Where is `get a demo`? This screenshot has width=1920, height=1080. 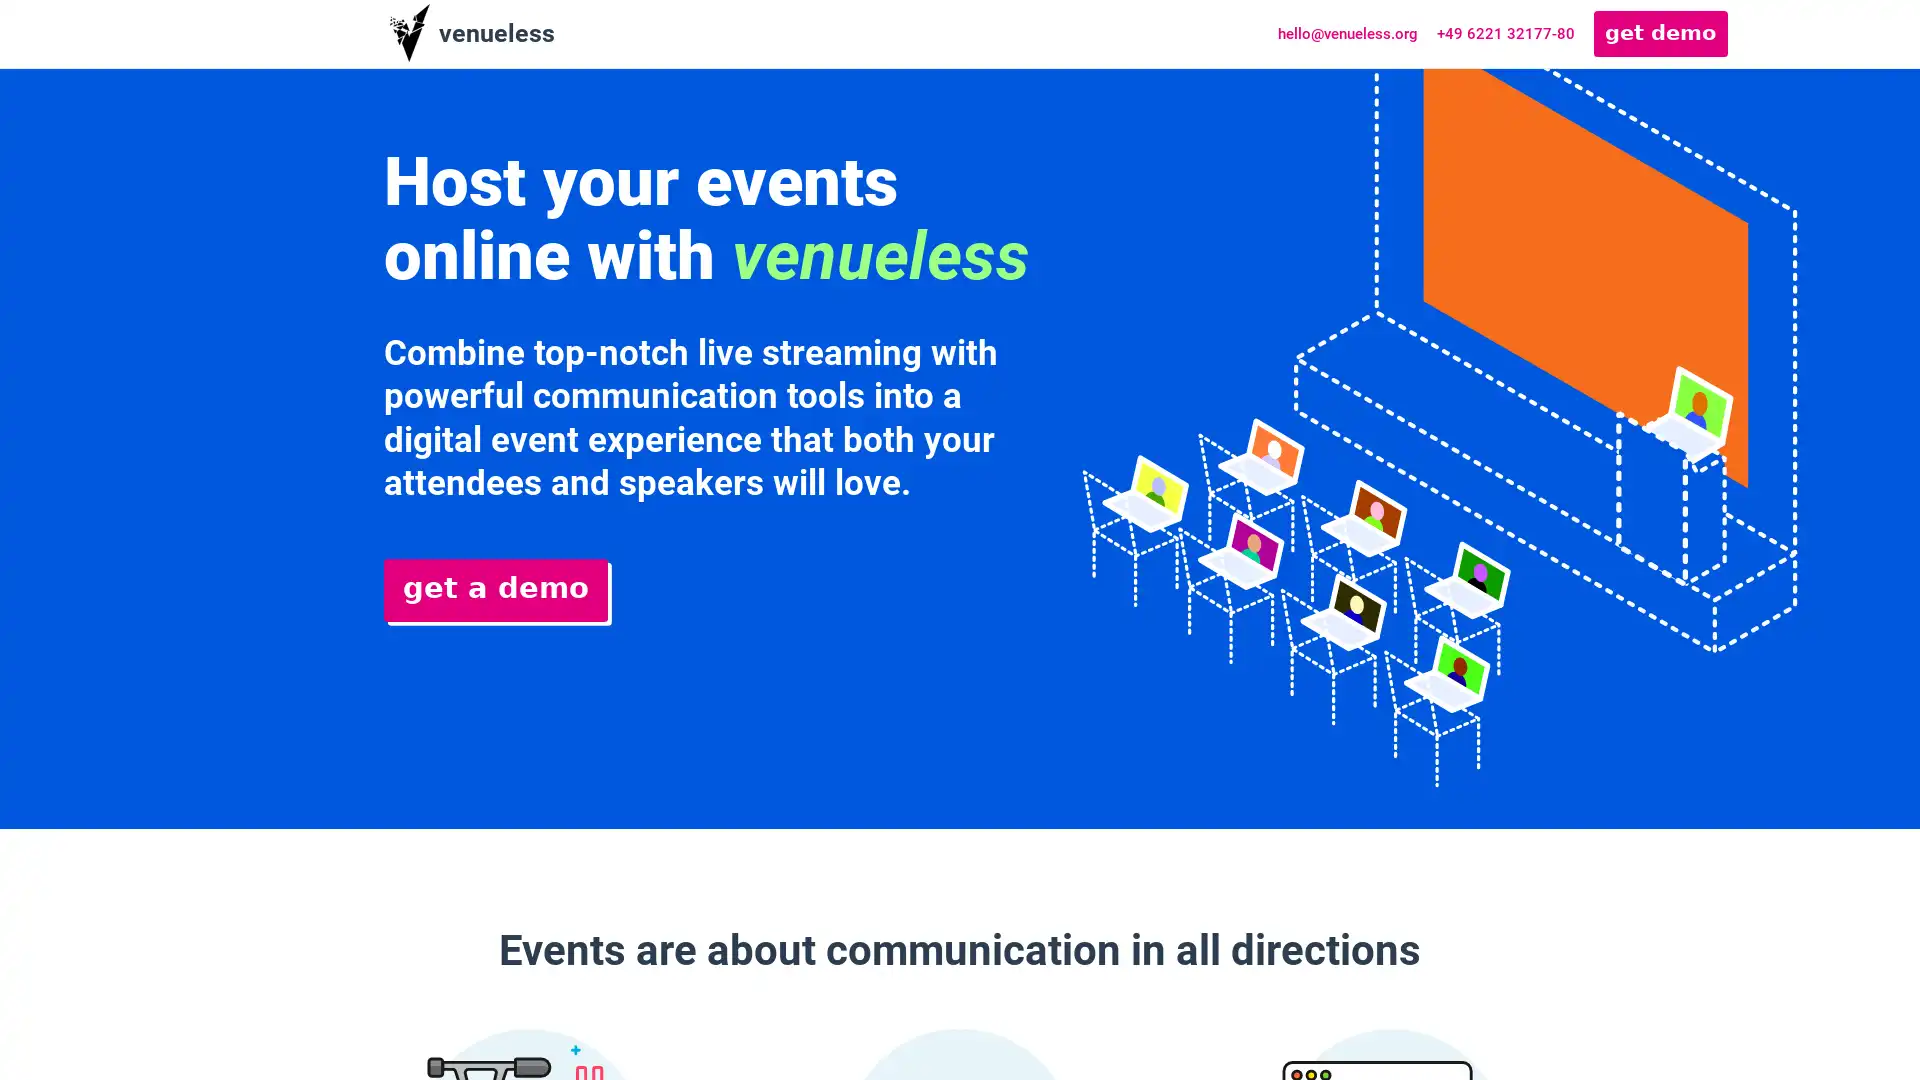 get a demo is located at coordinates (495, 589).